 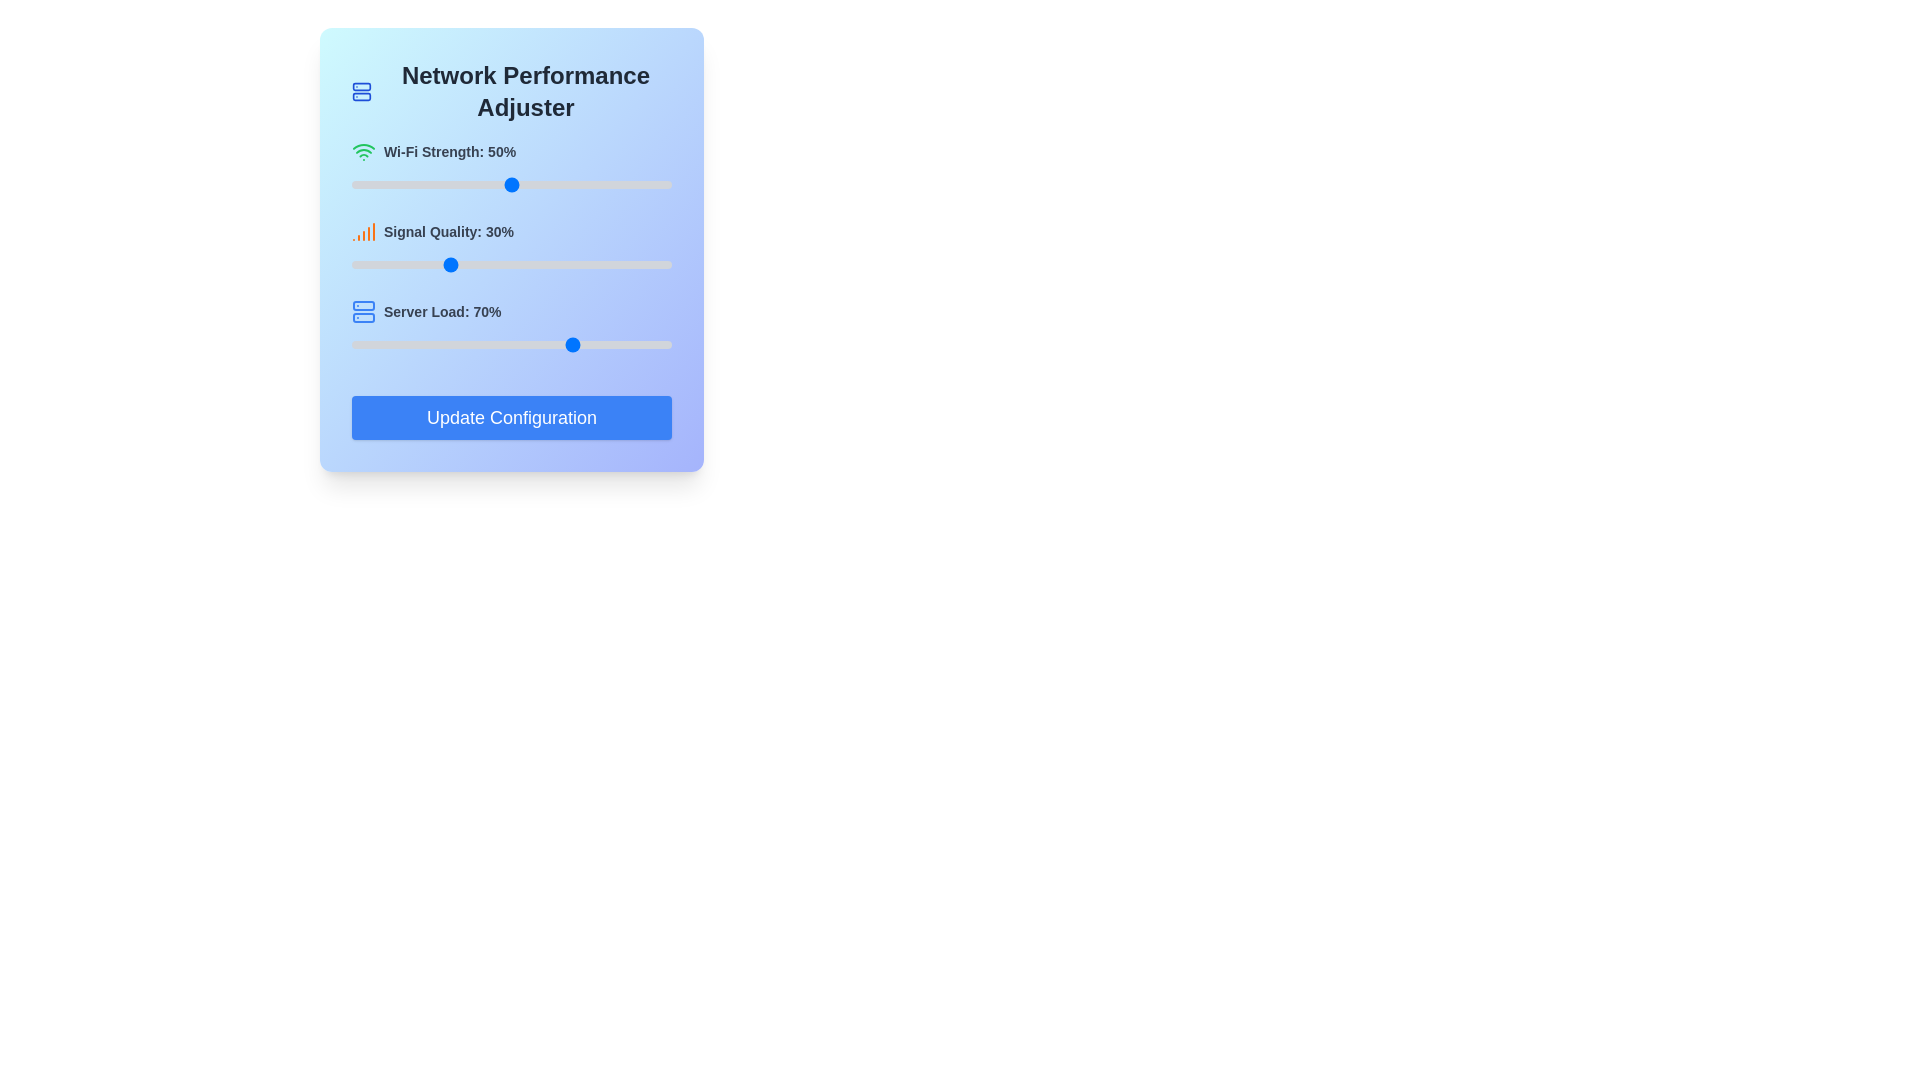 What do you see at coordinates (472, 264) in the screenshot?
I see `signal quality` at bounding box center [472, 264].